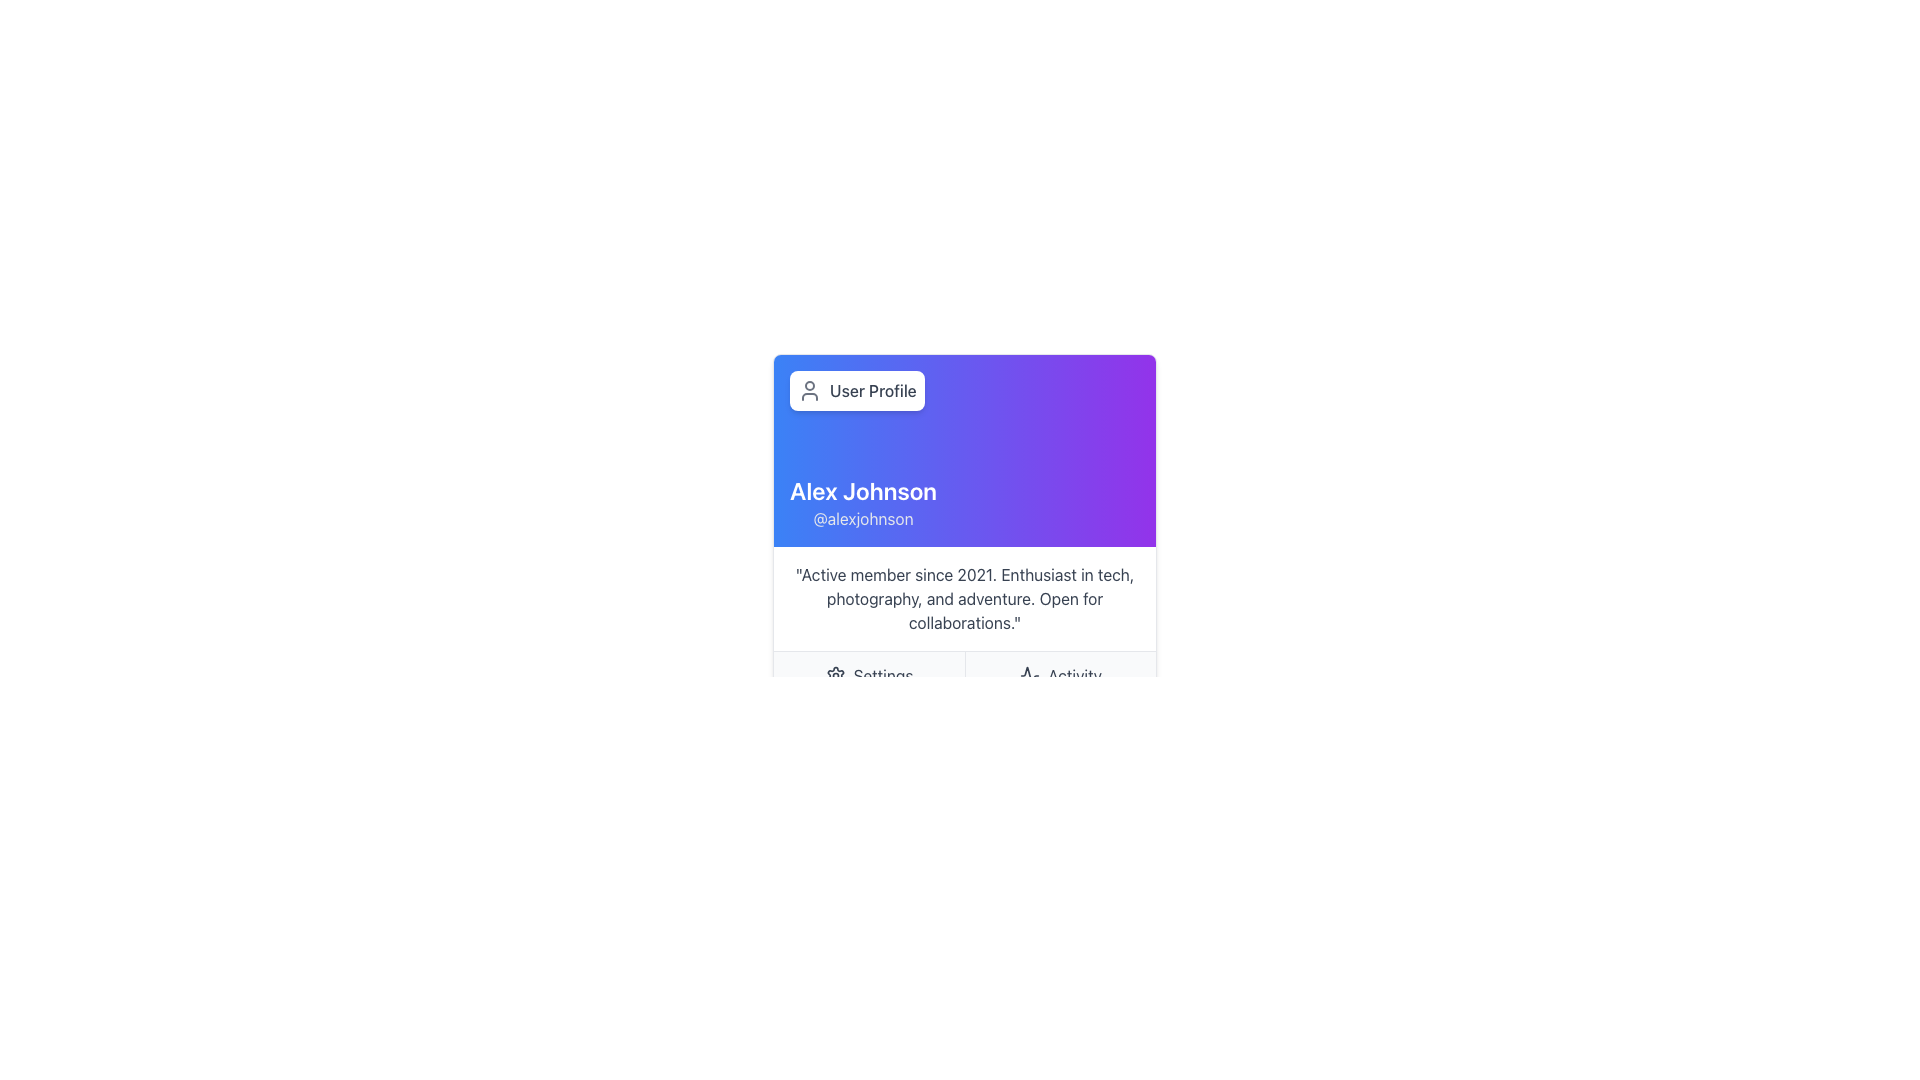  Describe the element at coordinates (1030, 675) in the screenshot. I see `the 'Activity' icon located on the right side of the profile description section, adjacent to the word 'Activity'` at that location.